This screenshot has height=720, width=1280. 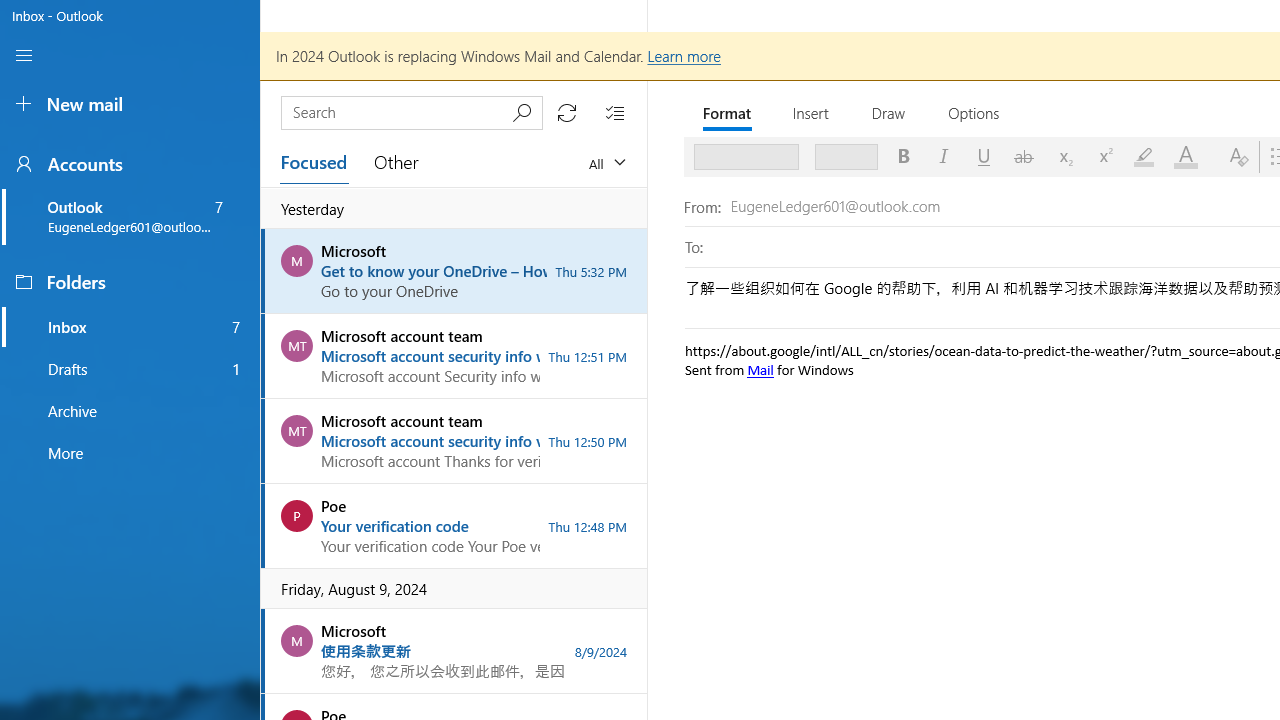 I want to click on 'Bold', so click(x=903, y=155).